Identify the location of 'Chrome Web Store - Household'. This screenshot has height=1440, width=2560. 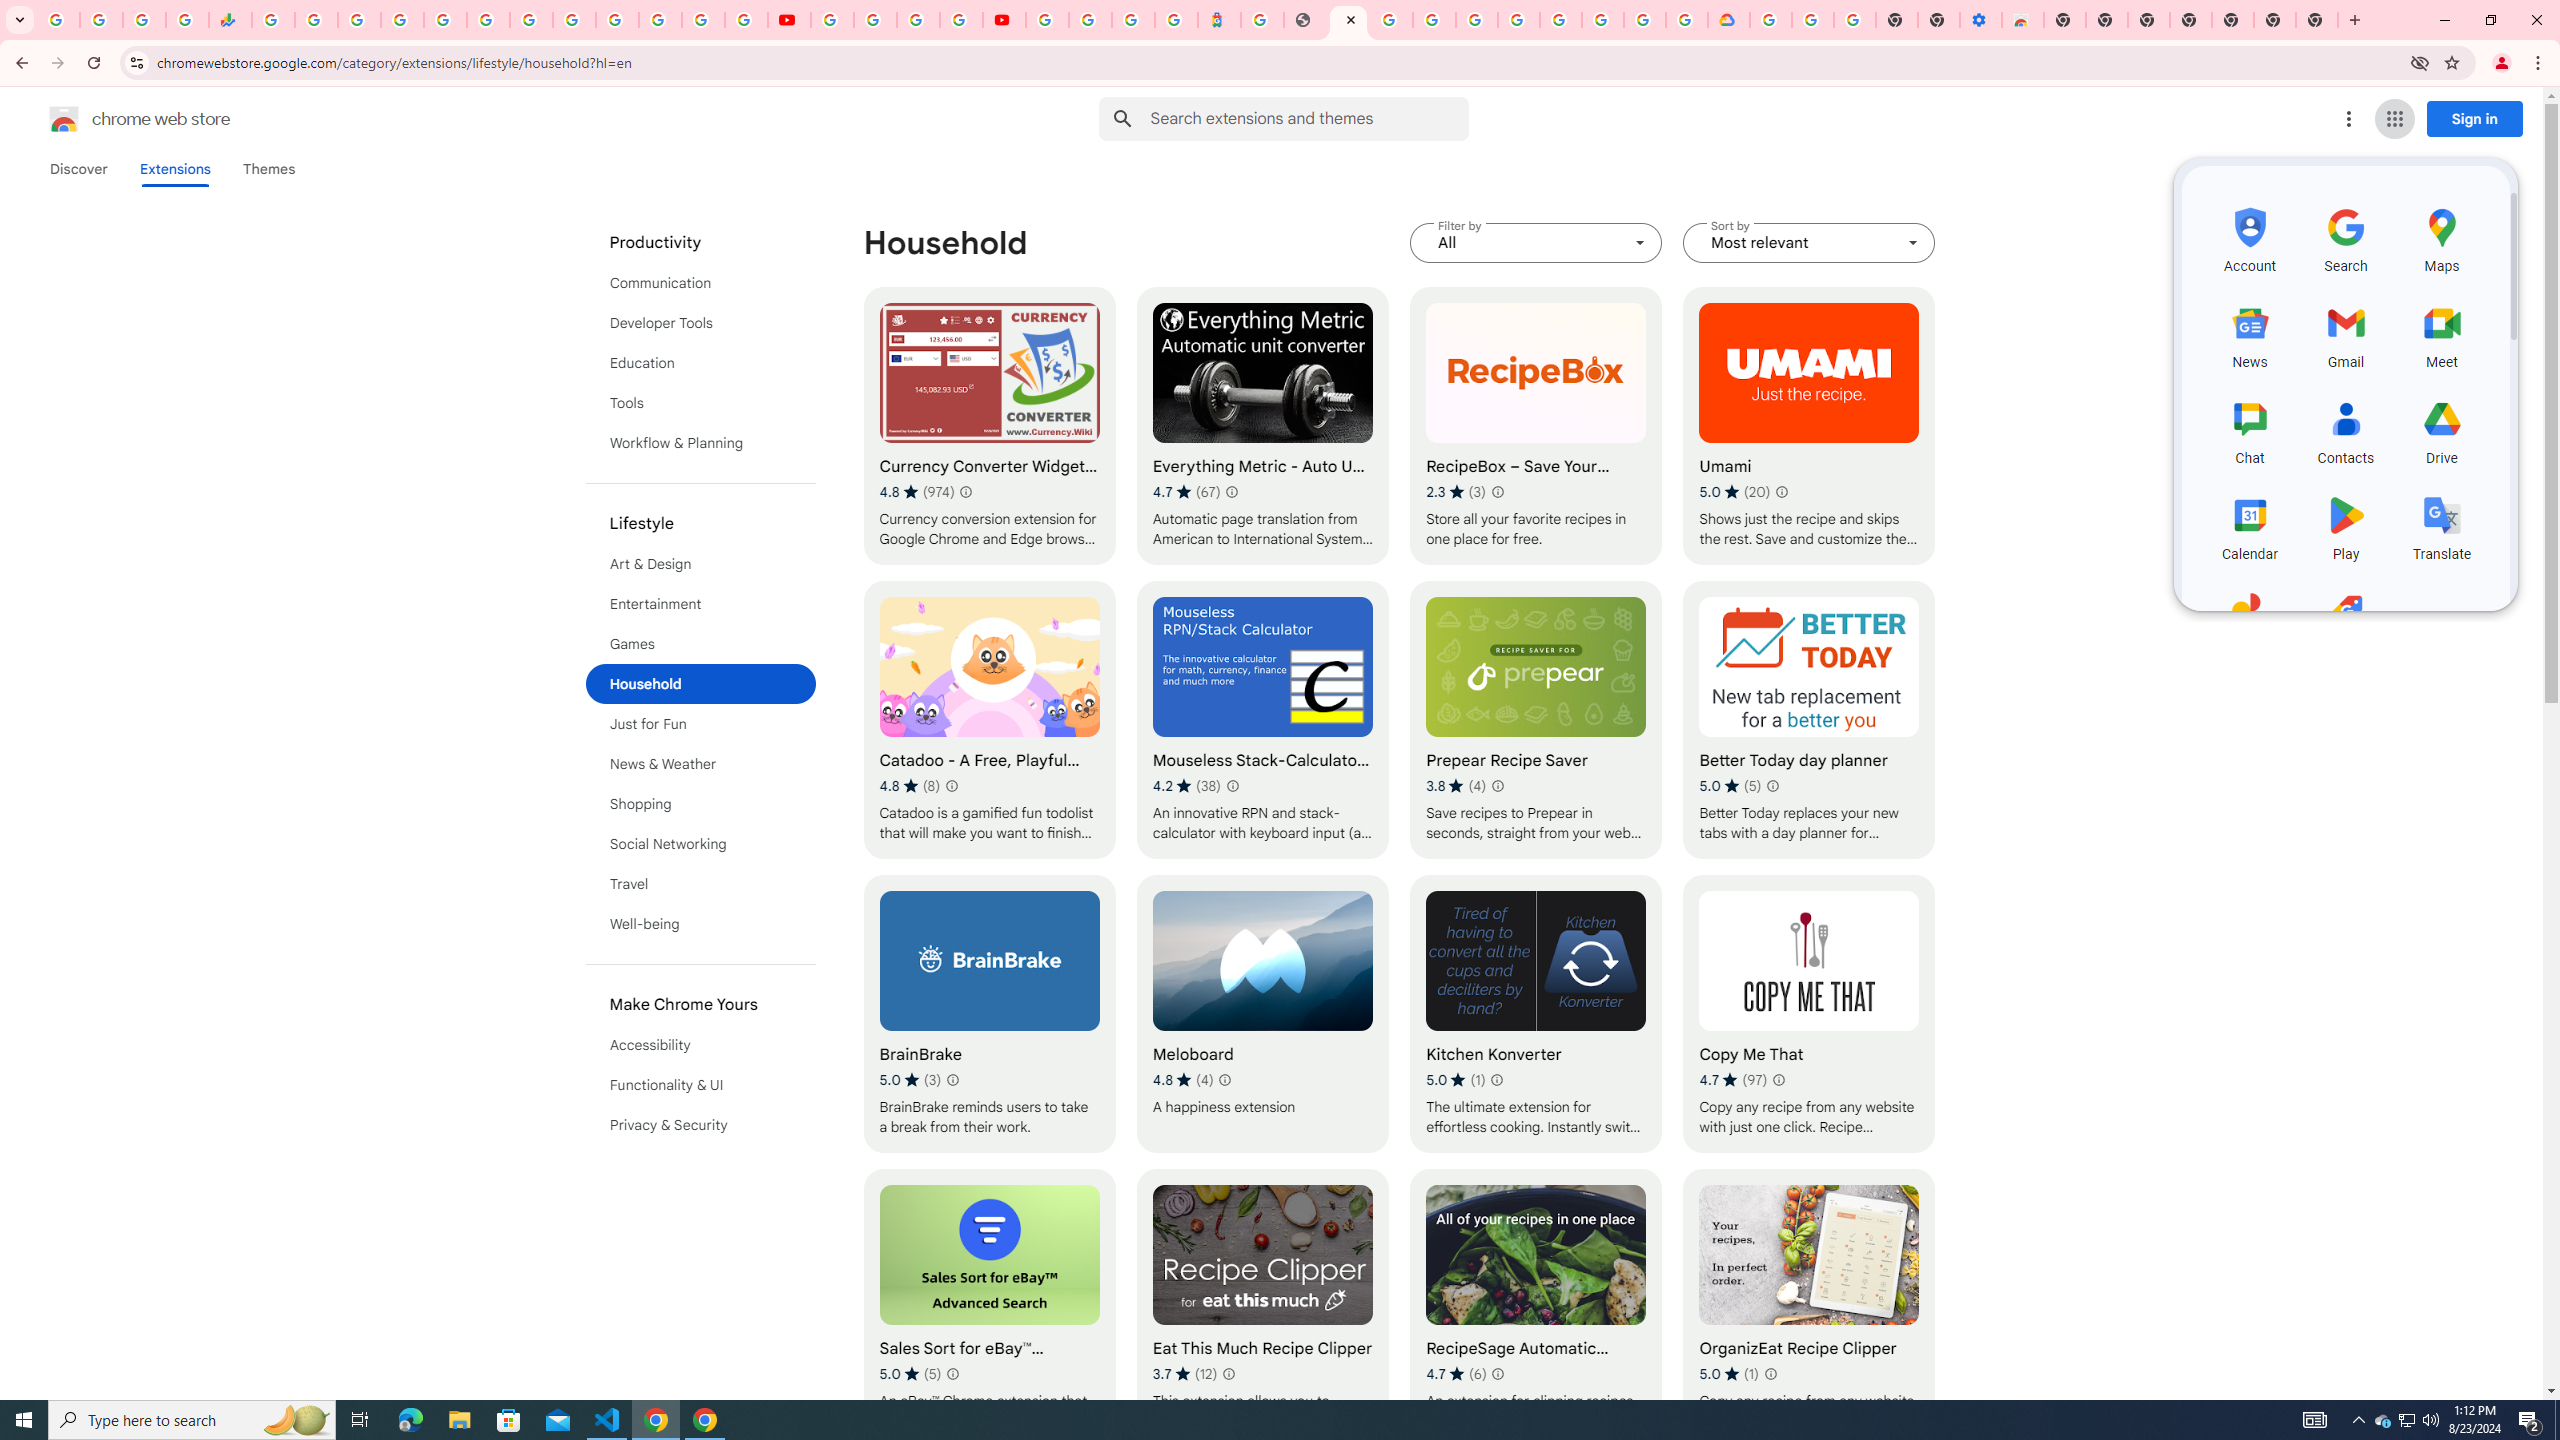
(1349, 19).